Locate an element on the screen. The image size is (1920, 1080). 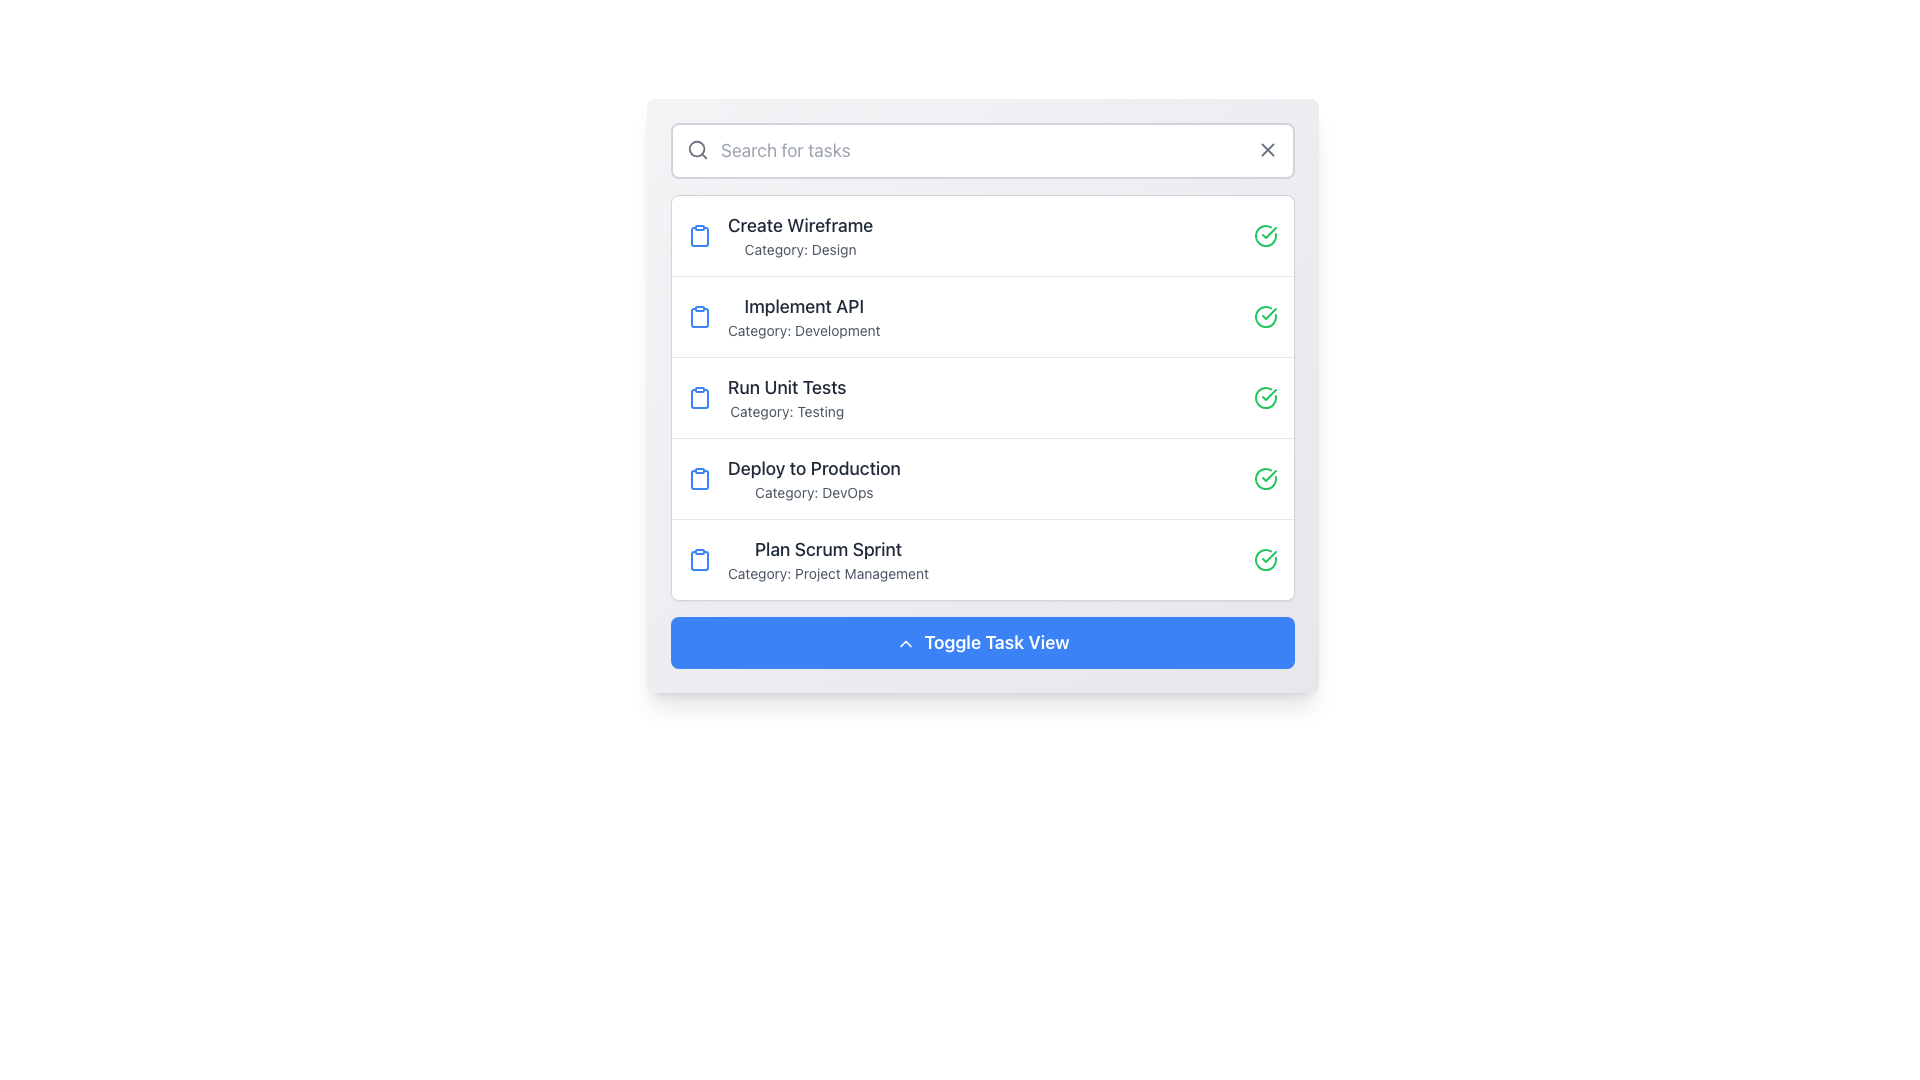
the list item component that displays 'Plan Scrum Sprint' and includes a clipboard icon is located at coordinates (808, 559).